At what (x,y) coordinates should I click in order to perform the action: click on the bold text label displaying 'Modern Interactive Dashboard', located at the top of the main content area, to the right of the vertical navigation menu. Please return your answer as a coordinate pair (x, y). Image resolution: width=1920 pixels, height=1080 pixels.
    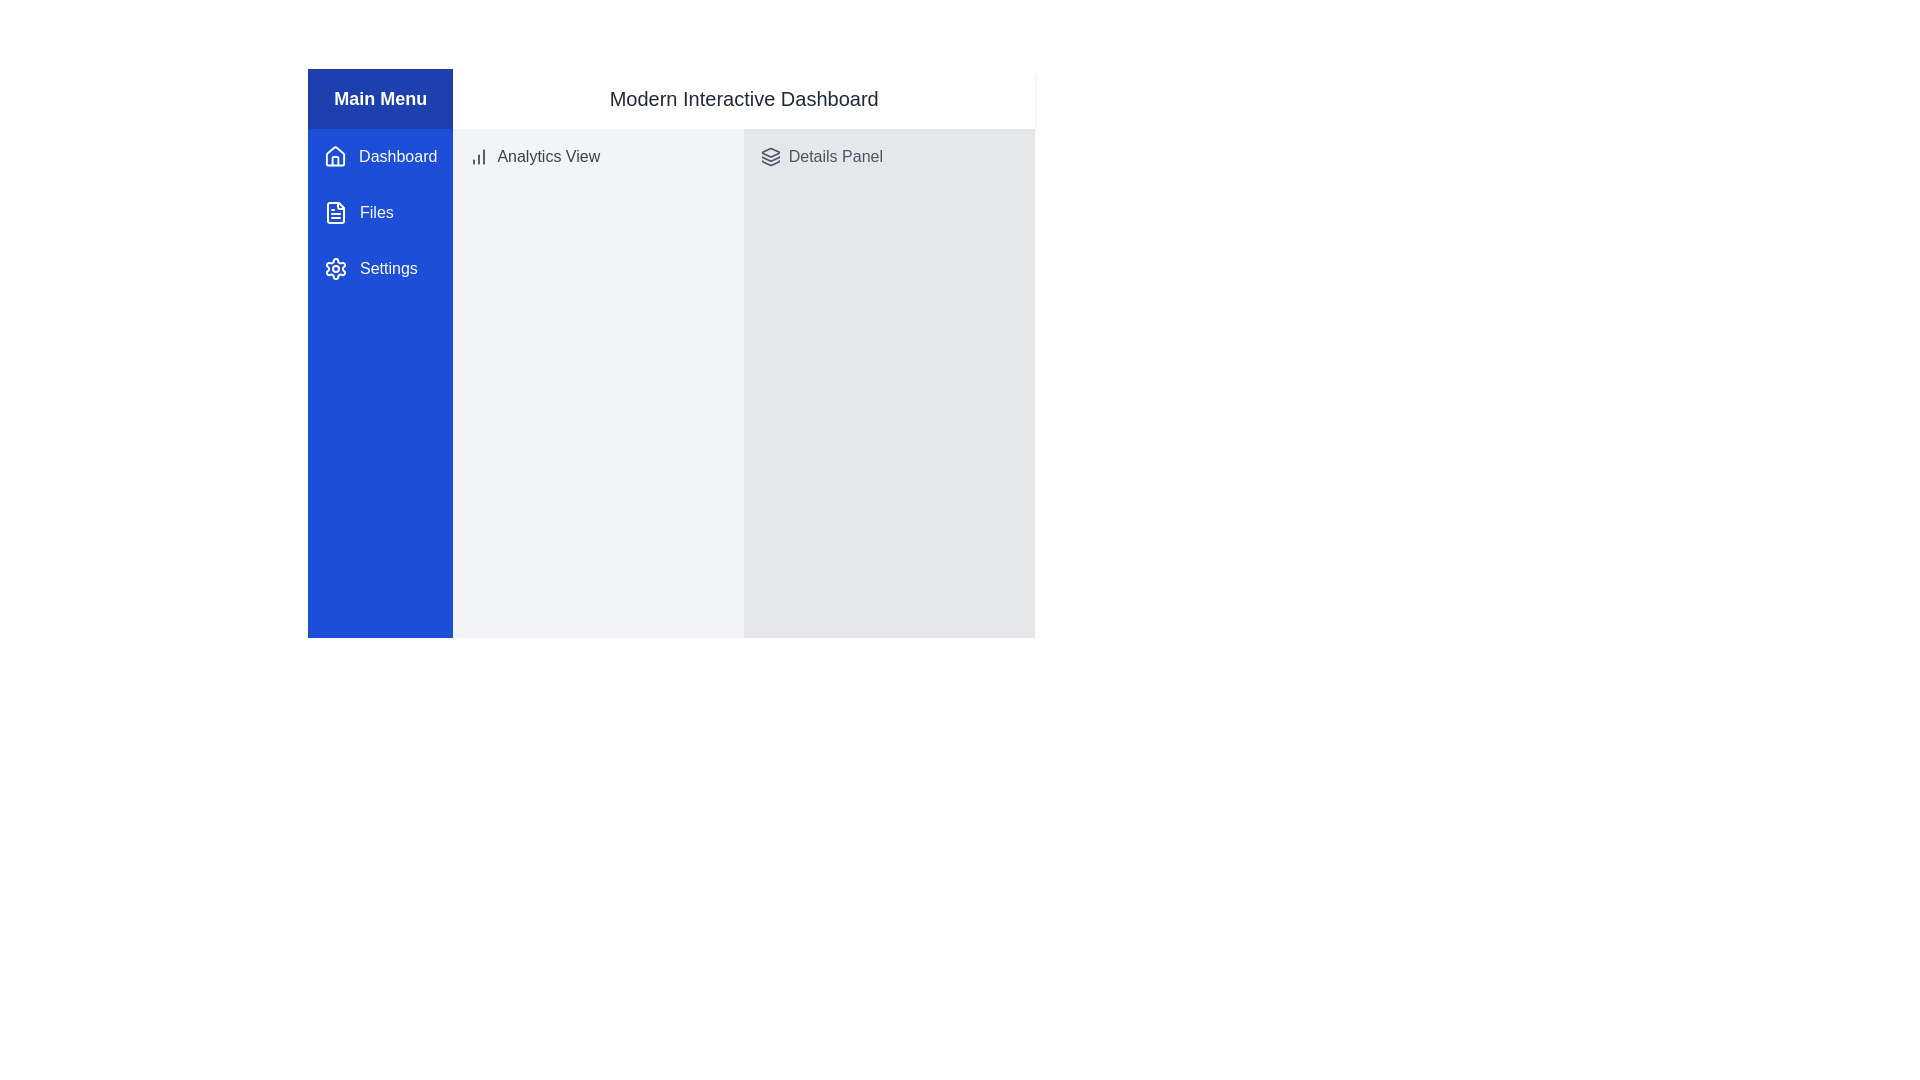
    Looking at the image, I should click on (743, 99).